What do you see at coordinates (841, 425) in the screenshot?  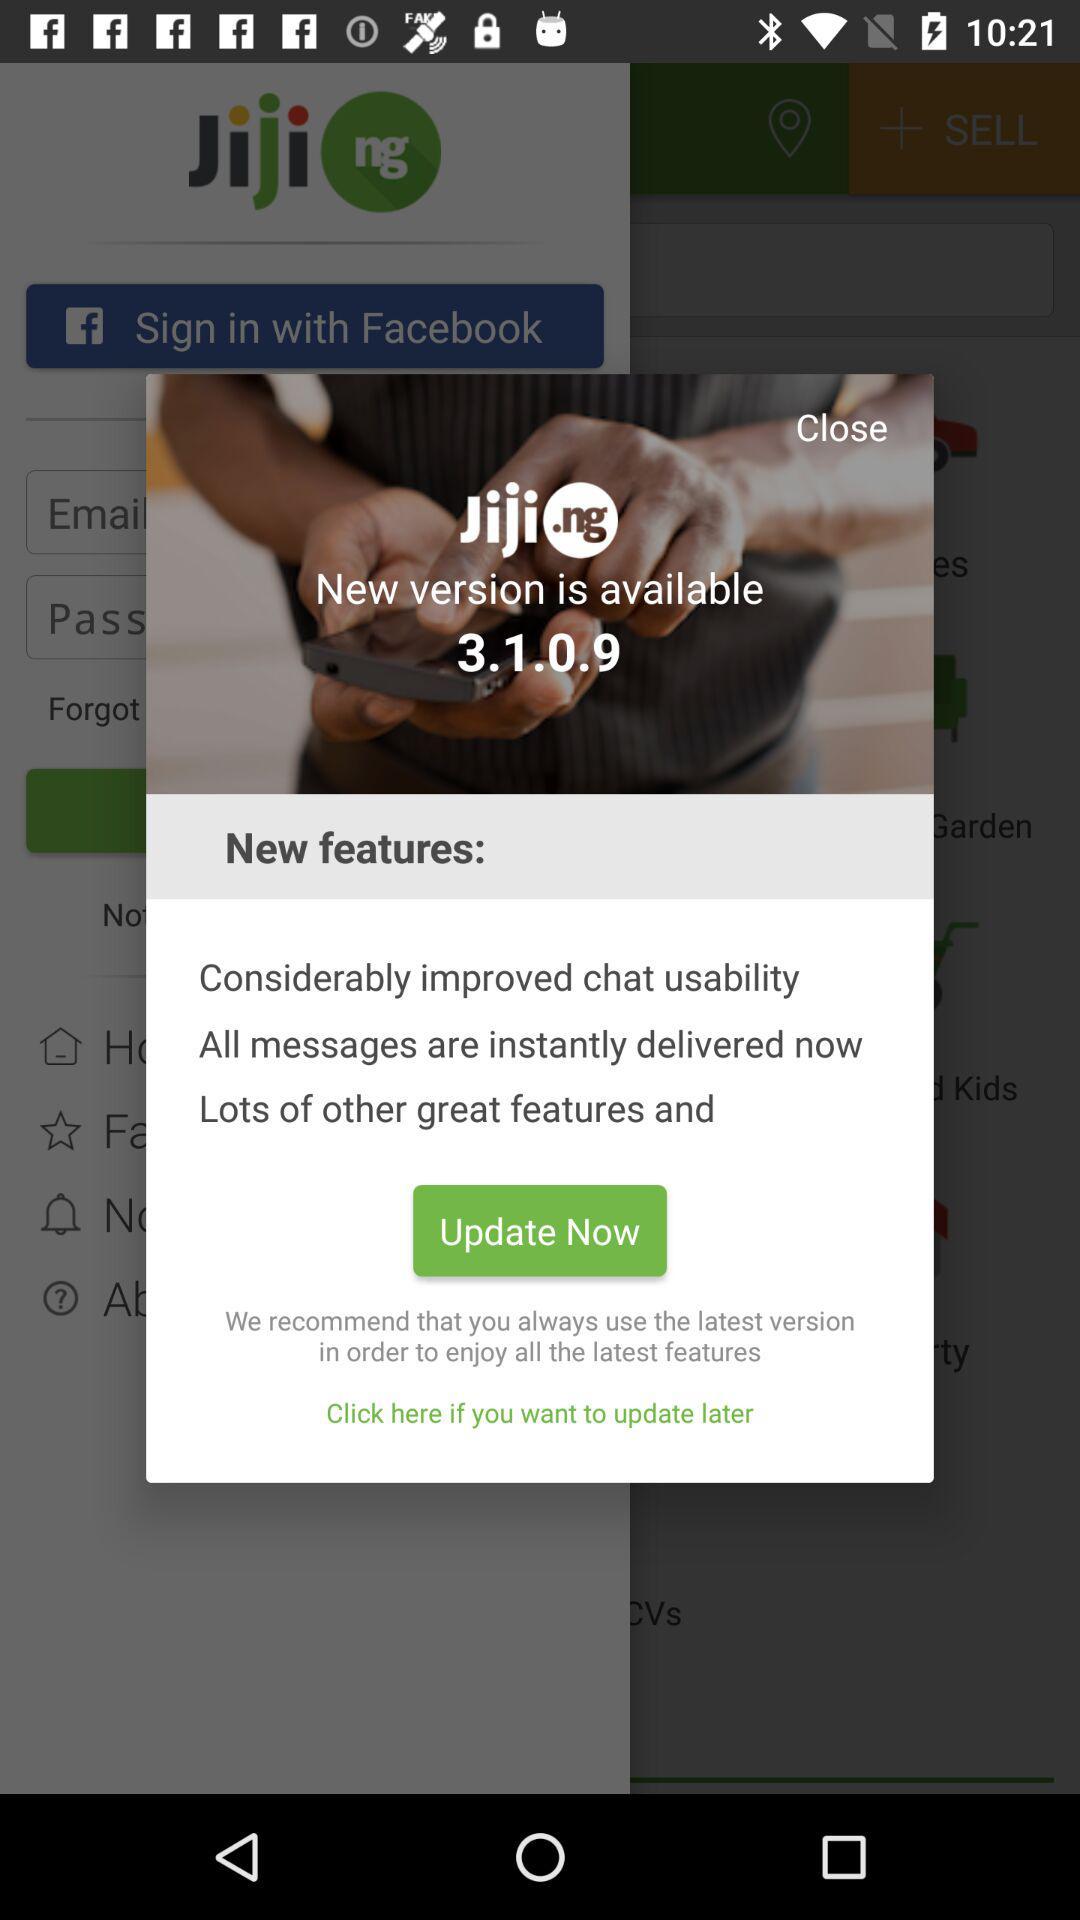 I see `the close at the top right corner` at bounding box center [841, 425].